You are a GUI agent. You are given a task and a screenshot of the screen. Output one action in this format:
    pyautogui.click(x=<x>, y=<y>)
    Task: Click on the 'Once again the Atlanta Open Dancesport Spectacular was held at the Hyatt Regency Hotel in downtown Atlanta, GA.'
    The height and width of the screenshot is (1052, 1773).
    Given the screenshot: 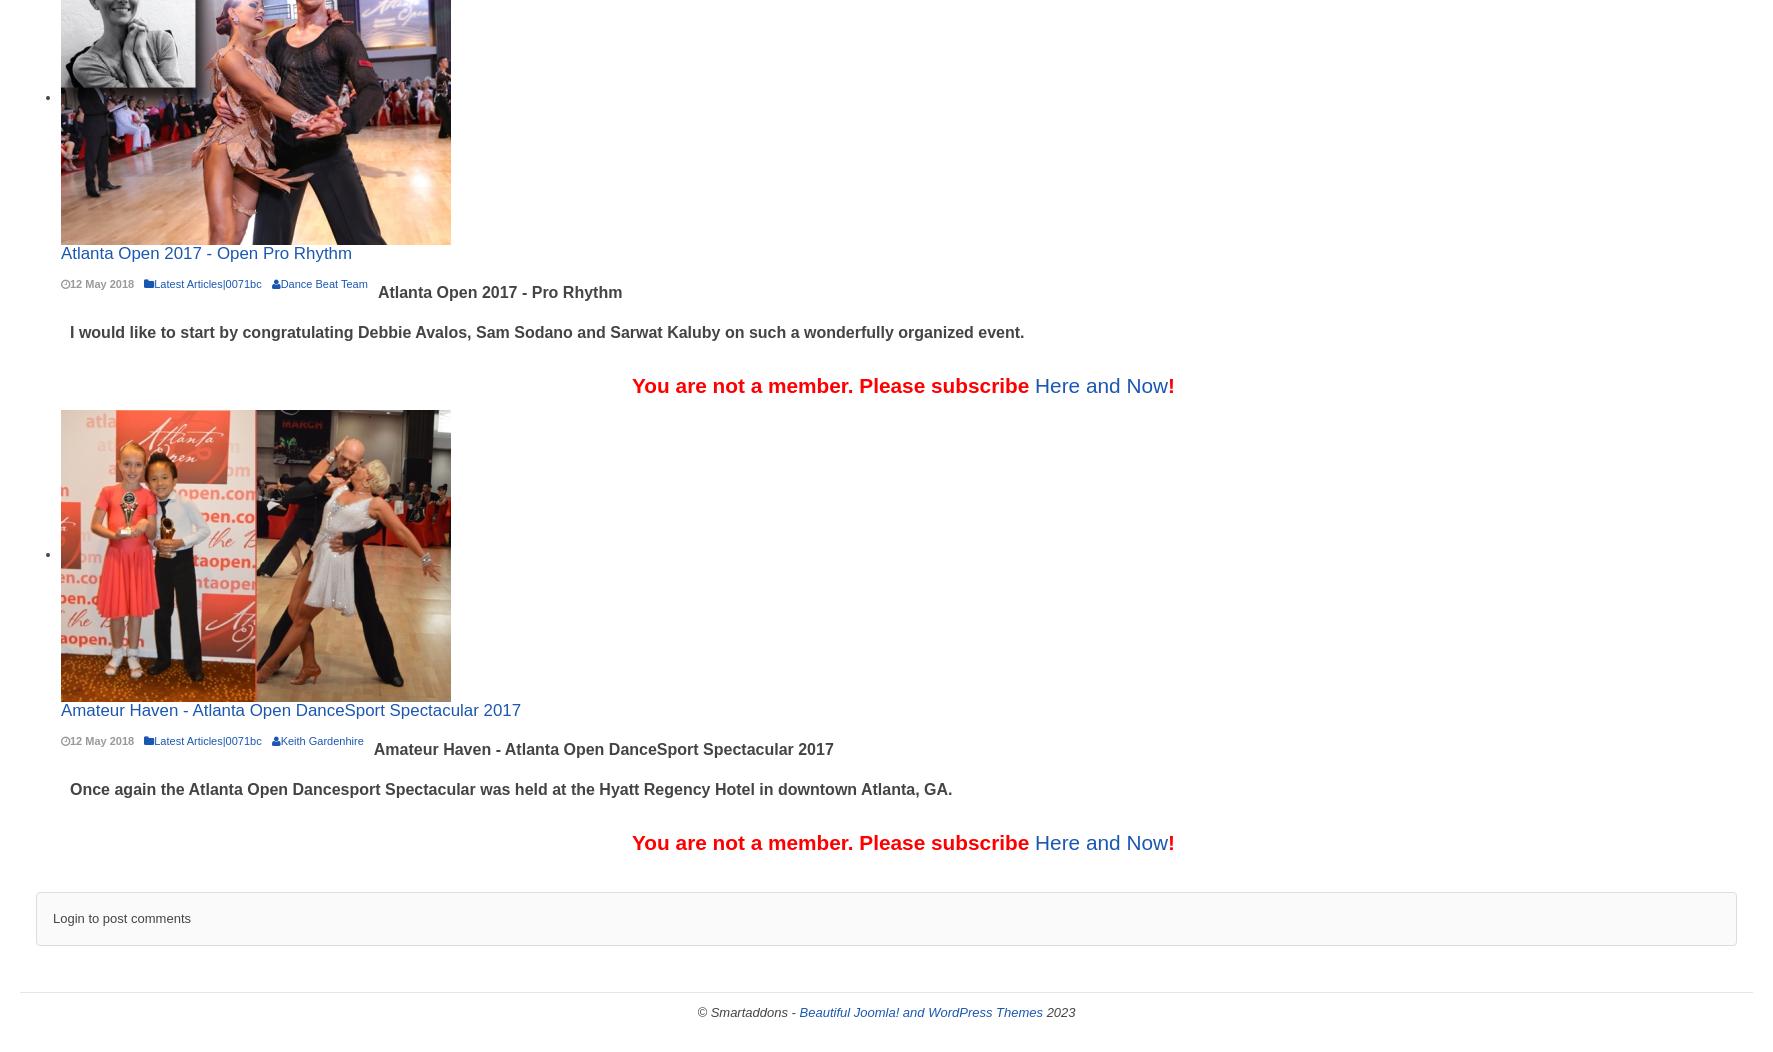 What is the action you would take?
    pyautogui.click(x=510, y=789)
    